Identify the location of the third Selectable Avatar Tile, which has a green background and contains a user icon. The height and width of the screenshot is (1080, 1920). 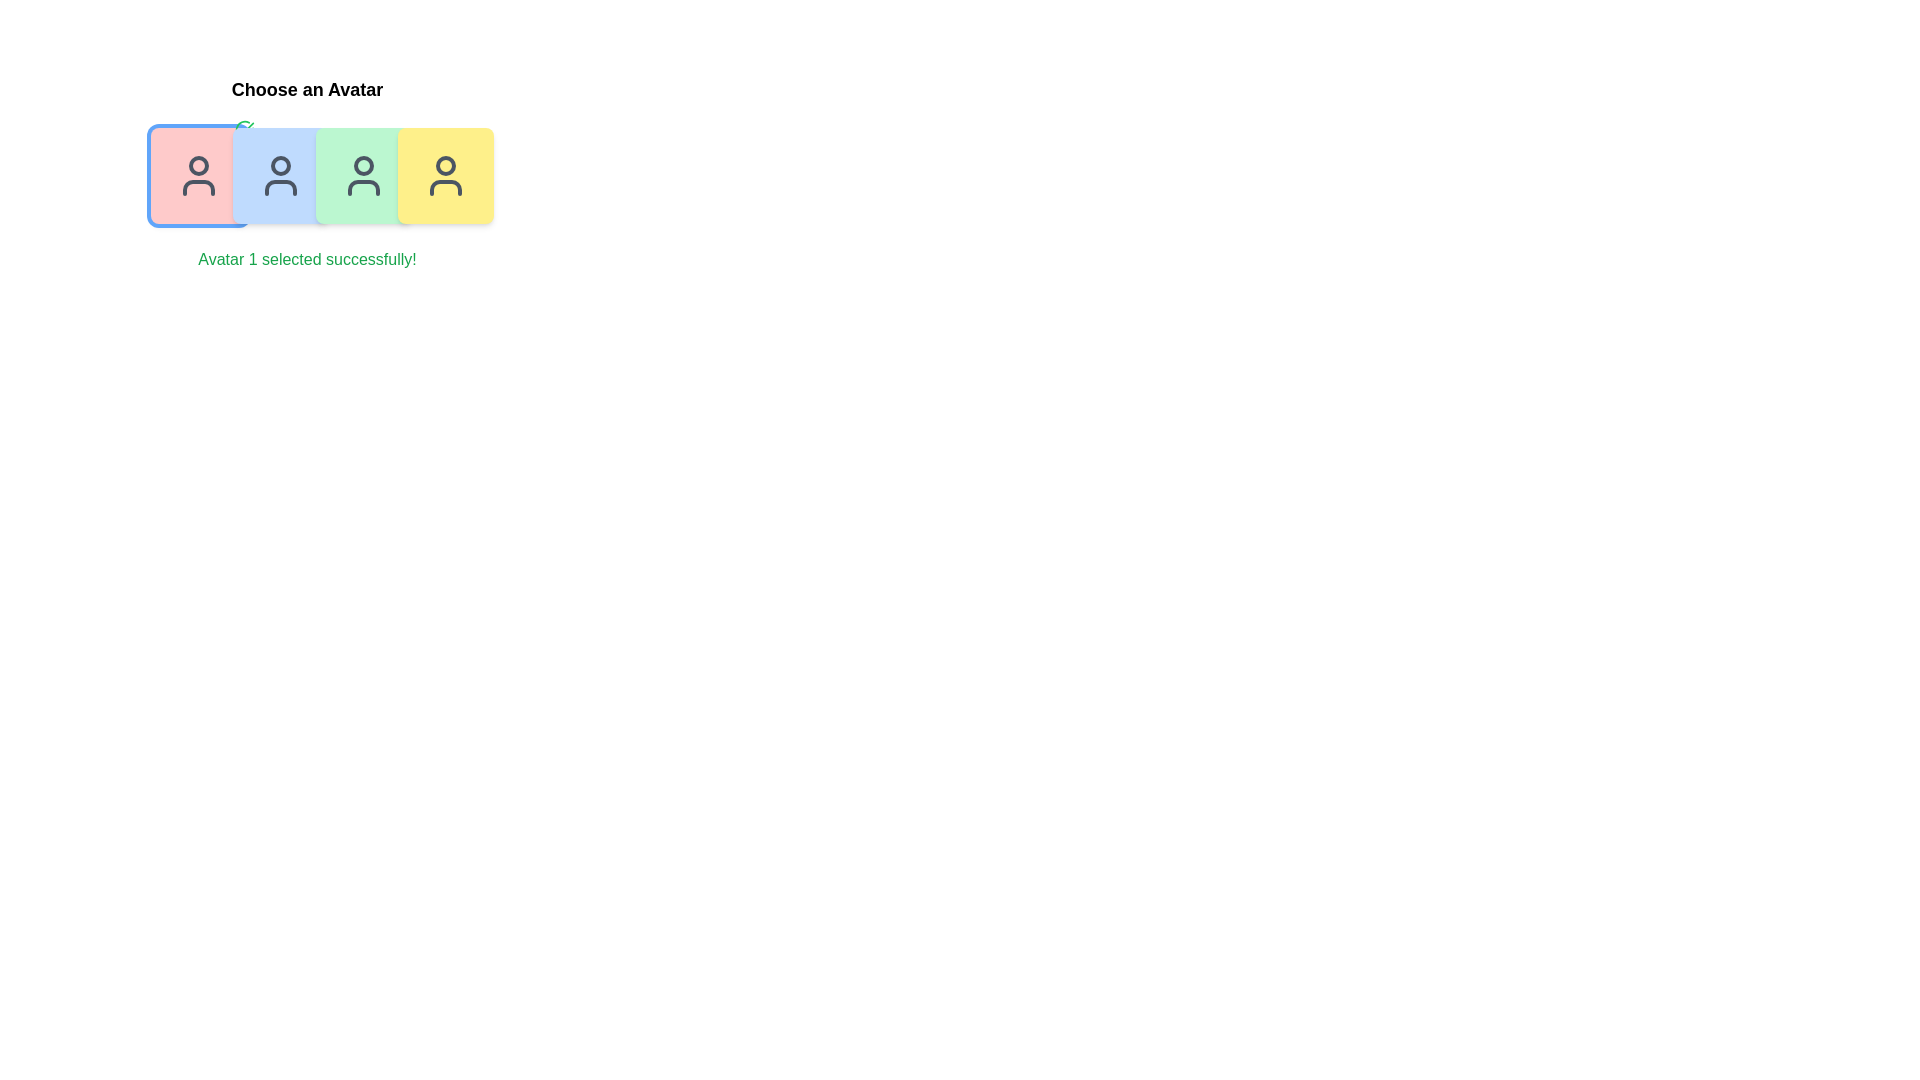
(363, 175).